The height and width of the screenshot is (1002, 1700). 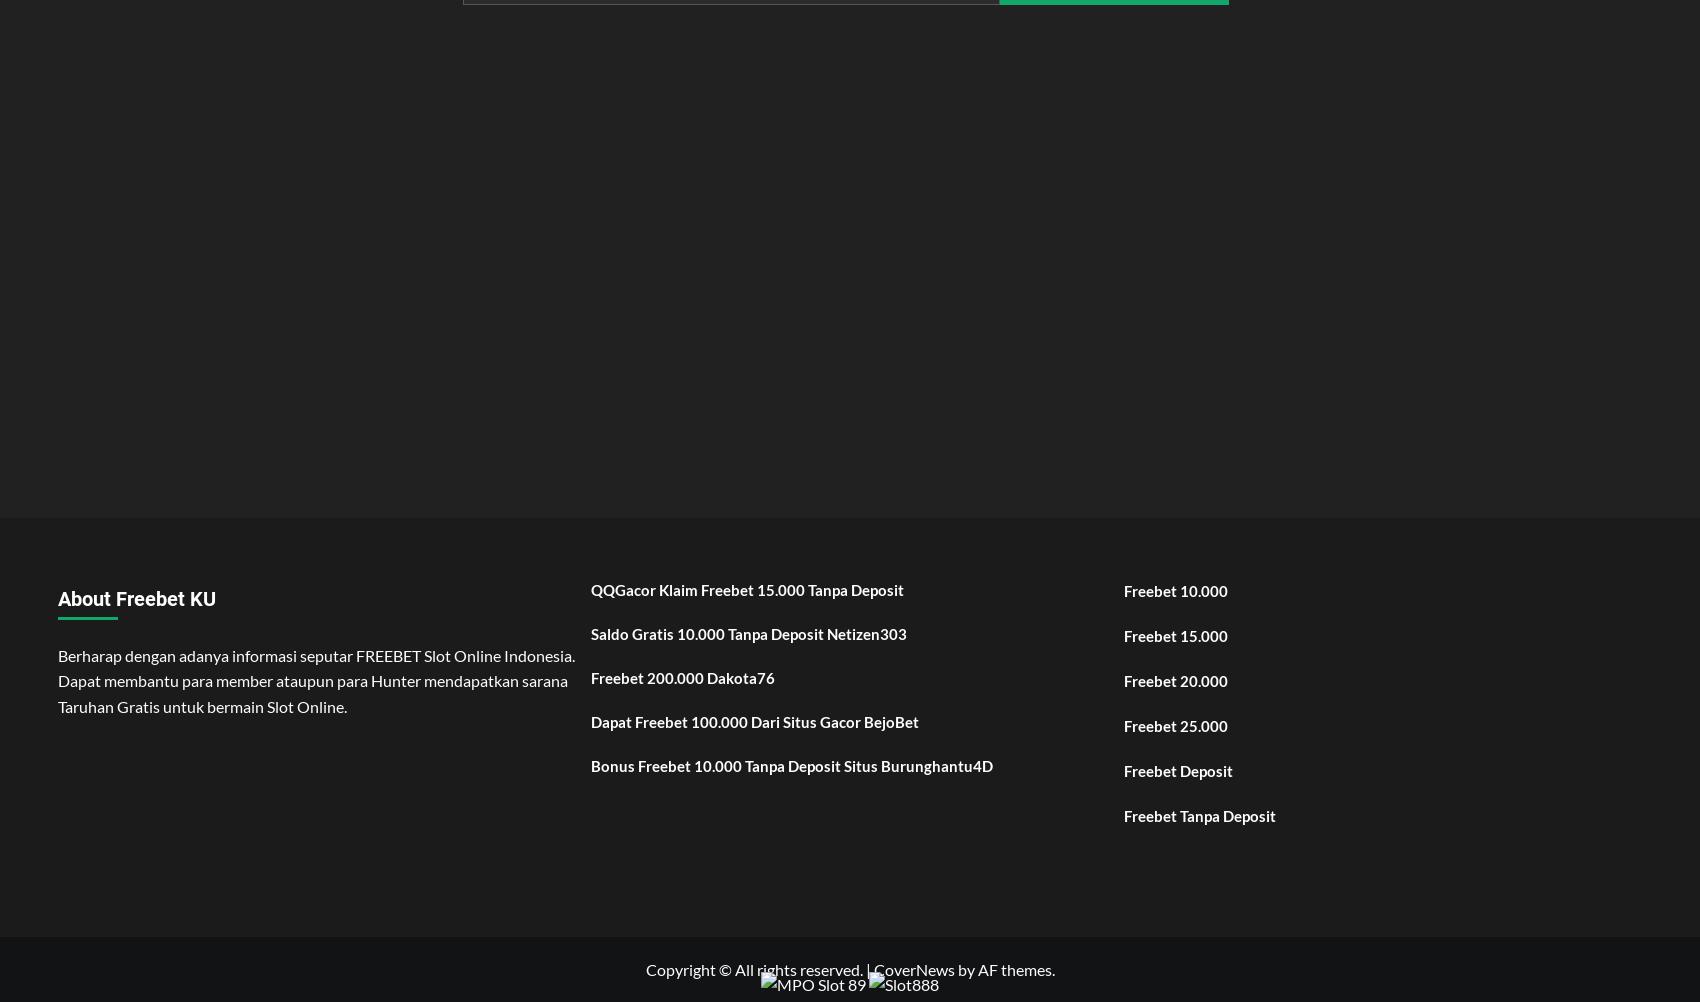 I want to click on 'Copyright © All rights reserved.', so click(x=753, y=968).